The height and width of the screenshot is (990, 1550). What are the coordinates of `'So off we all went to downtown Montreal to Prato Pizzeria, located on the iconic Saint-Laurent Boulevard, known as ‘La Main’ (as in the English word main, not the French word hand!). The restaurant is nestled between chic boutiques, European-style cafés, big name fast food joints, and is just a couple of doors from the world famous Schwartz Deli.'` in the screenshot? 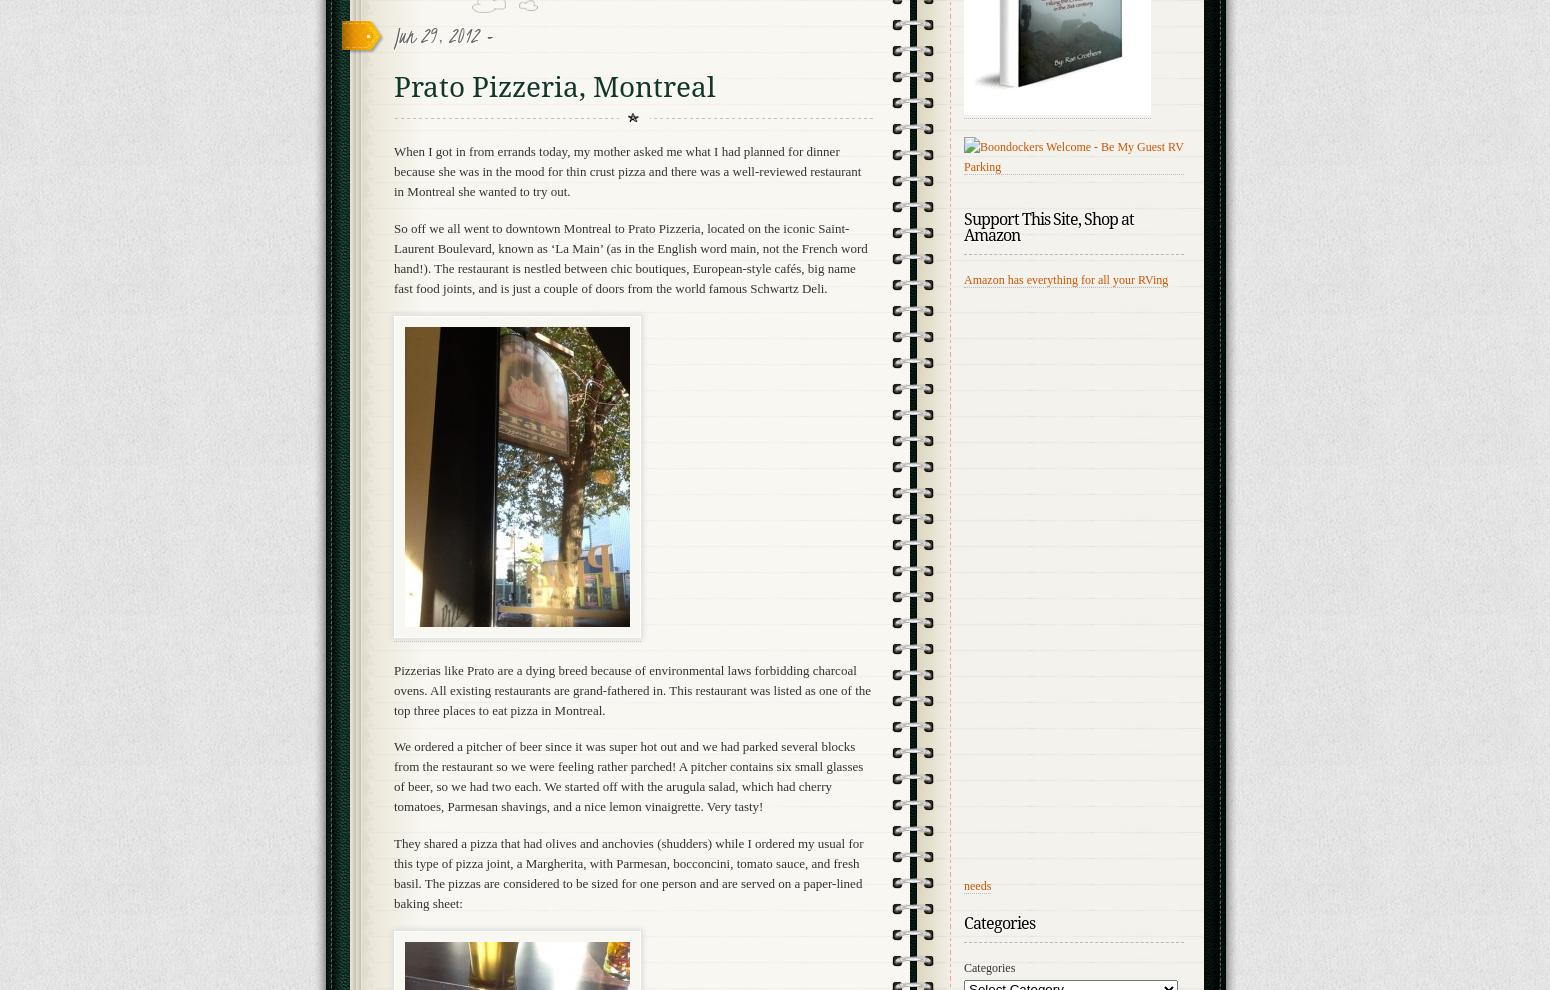 It's located at (629, 257).